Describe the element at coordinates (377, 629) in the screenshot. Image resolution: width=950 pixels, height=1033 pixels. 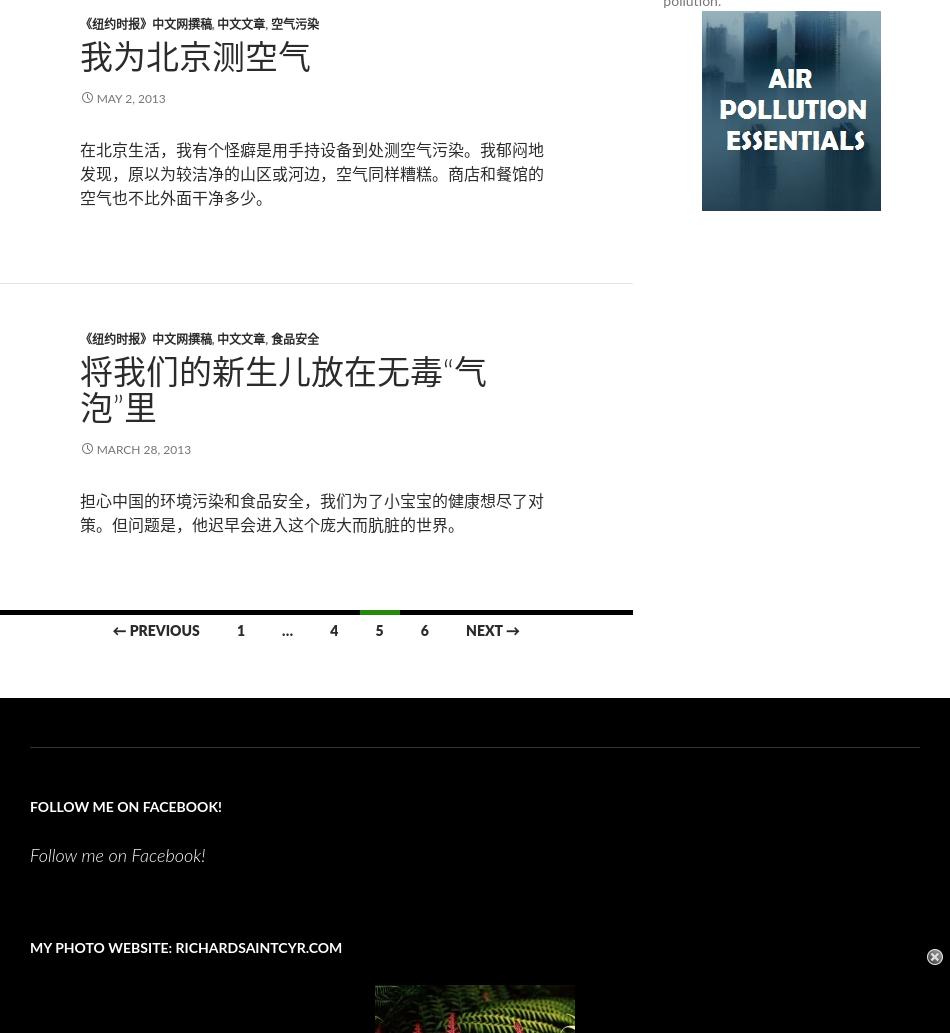
I see `'5'` at that location.